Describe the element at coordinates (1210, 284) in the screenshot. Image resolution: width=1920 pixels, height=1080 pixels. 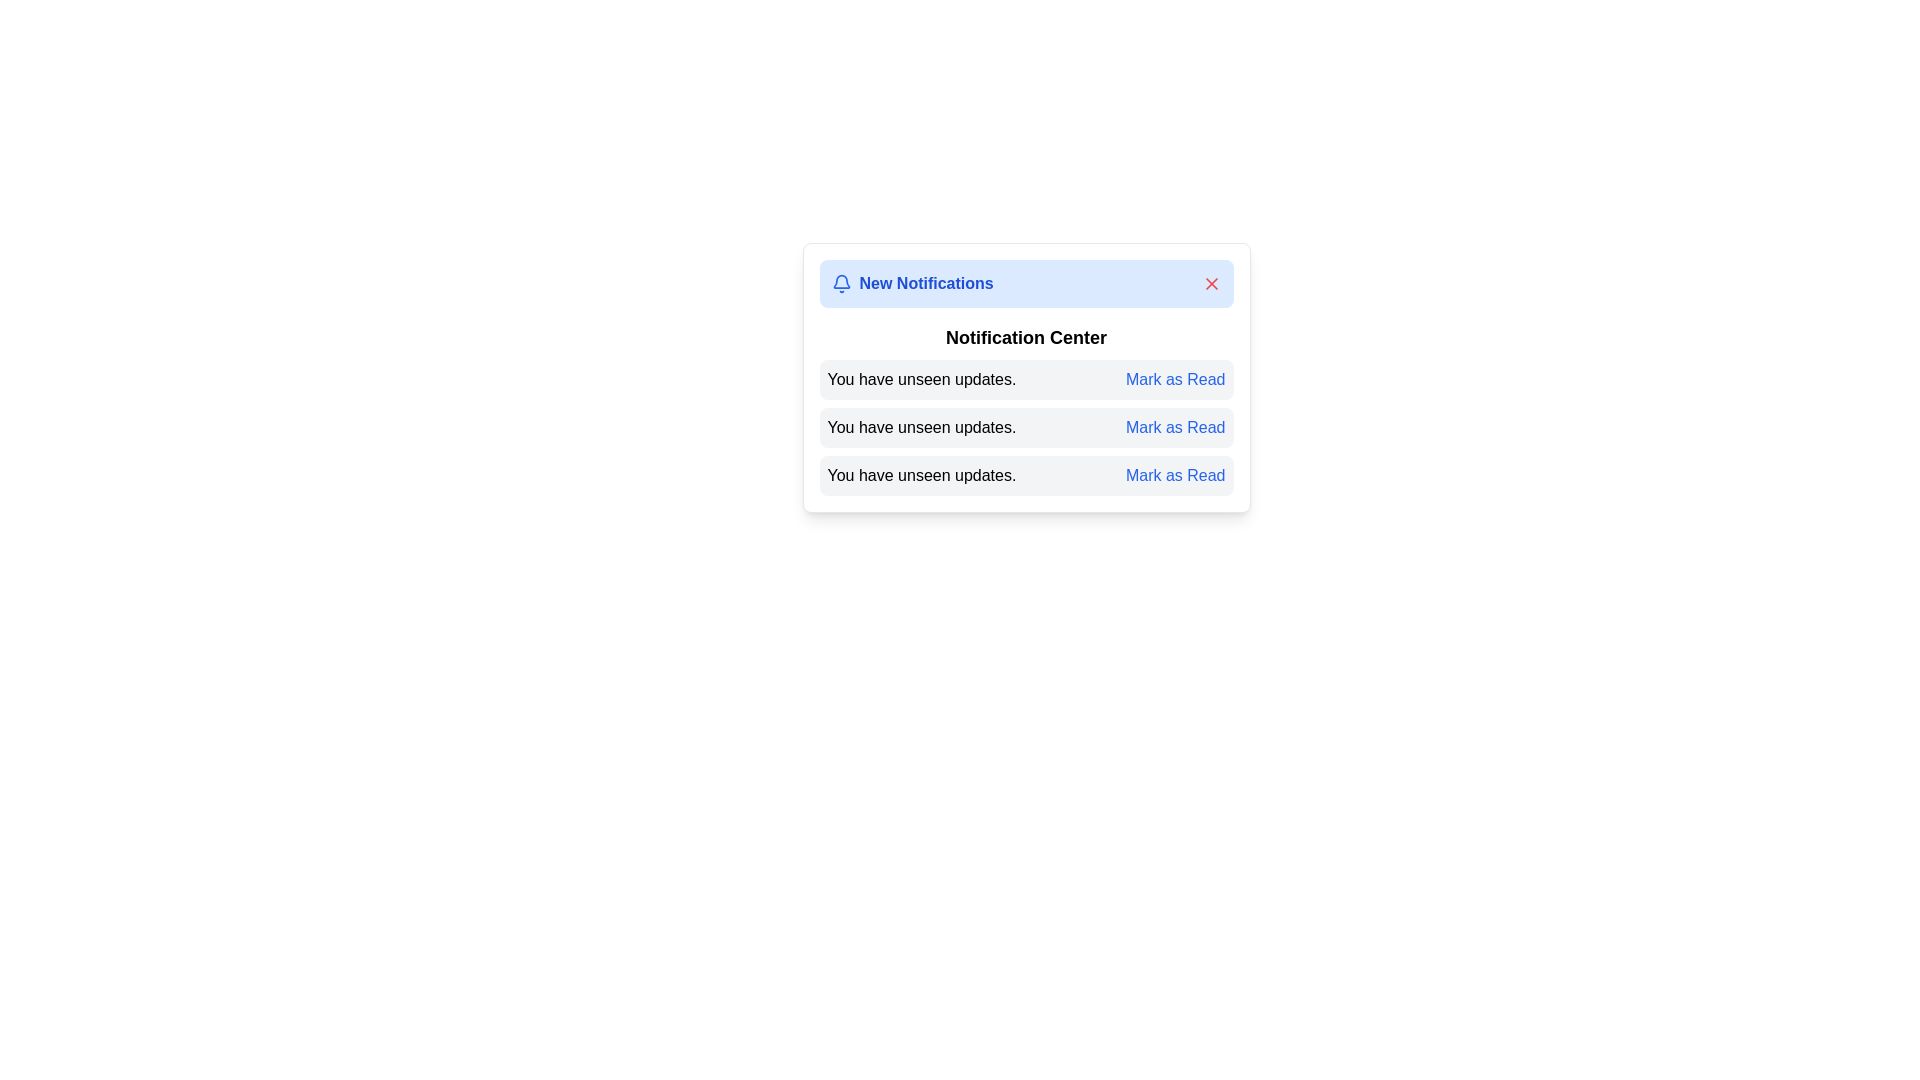
I see `the close button to dismiss the notification alert` at that location.